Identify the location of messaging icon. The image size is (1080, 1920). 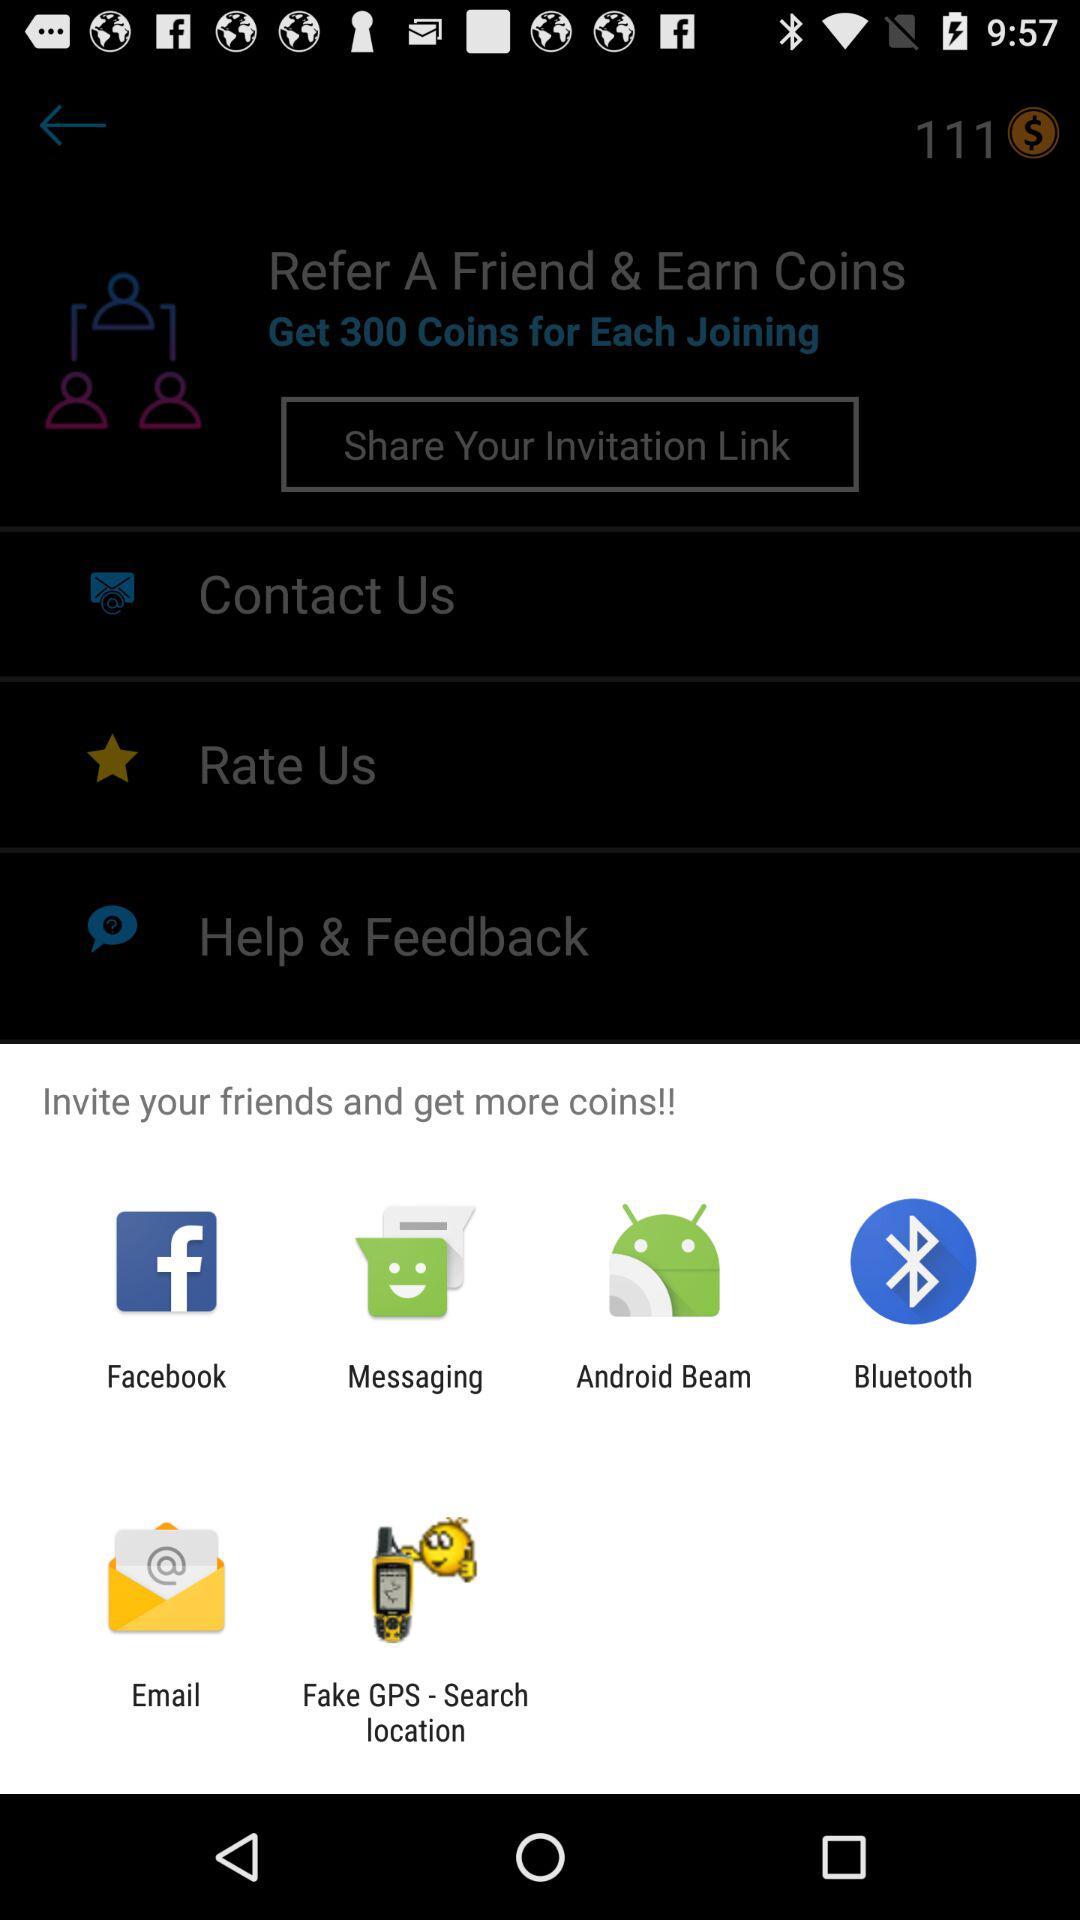
(414, 1392).